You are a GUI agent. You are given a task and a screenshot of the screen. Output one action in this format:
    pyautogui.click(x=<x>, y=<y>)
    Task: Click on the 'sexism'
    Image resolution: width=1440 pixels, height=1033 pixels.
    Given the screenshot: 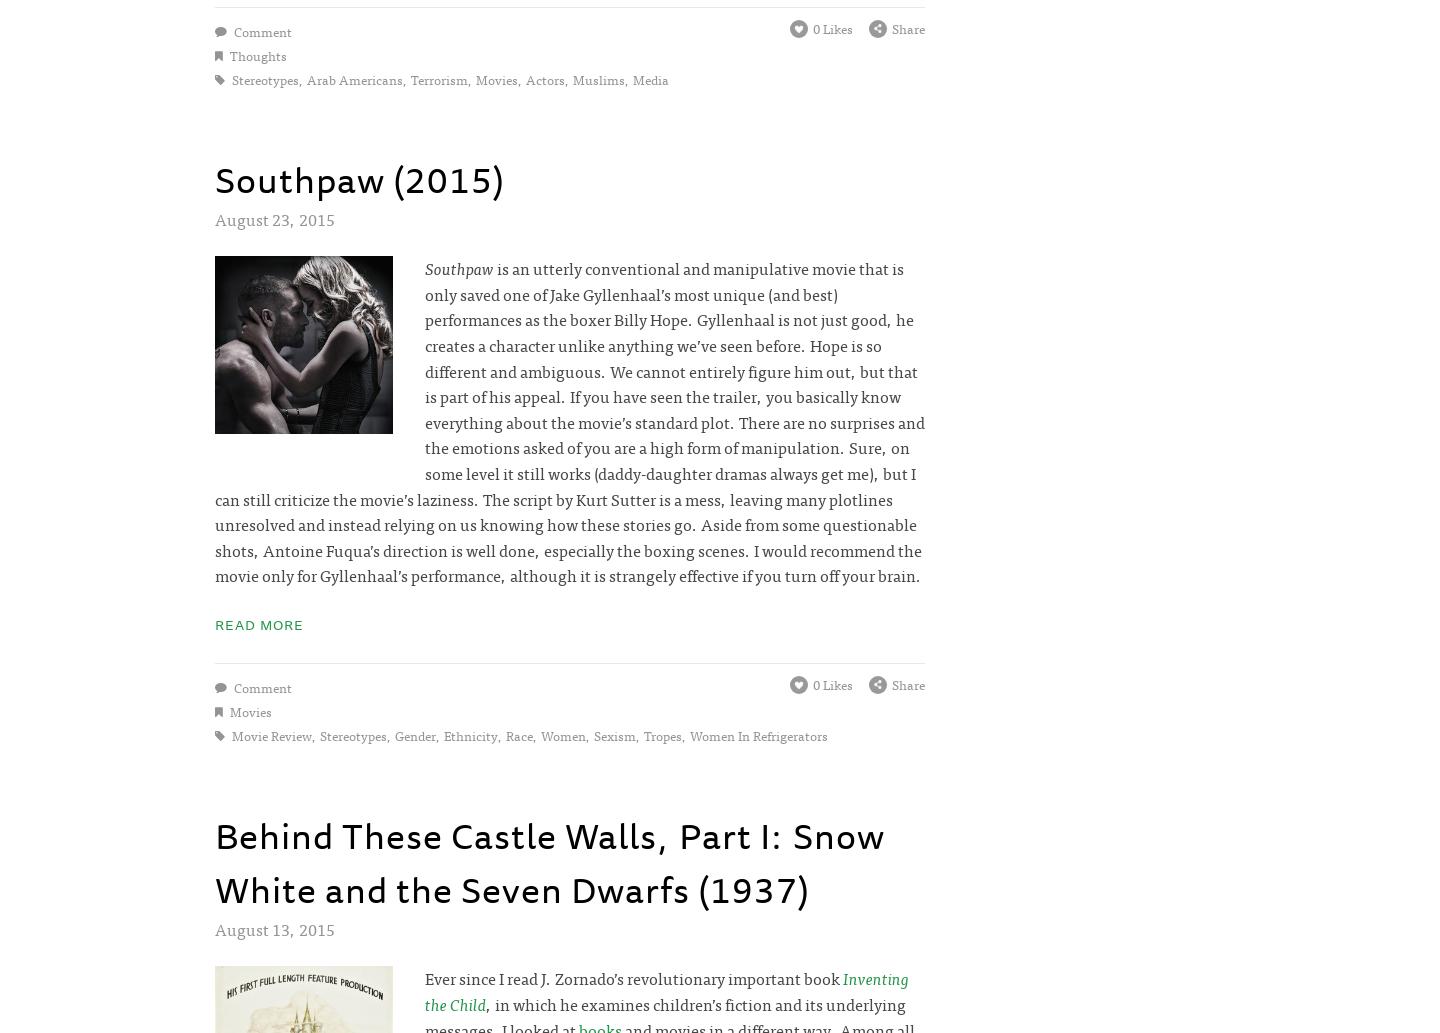 What is the action you would take?
    pyautogui.click(x=613, y=735)
    